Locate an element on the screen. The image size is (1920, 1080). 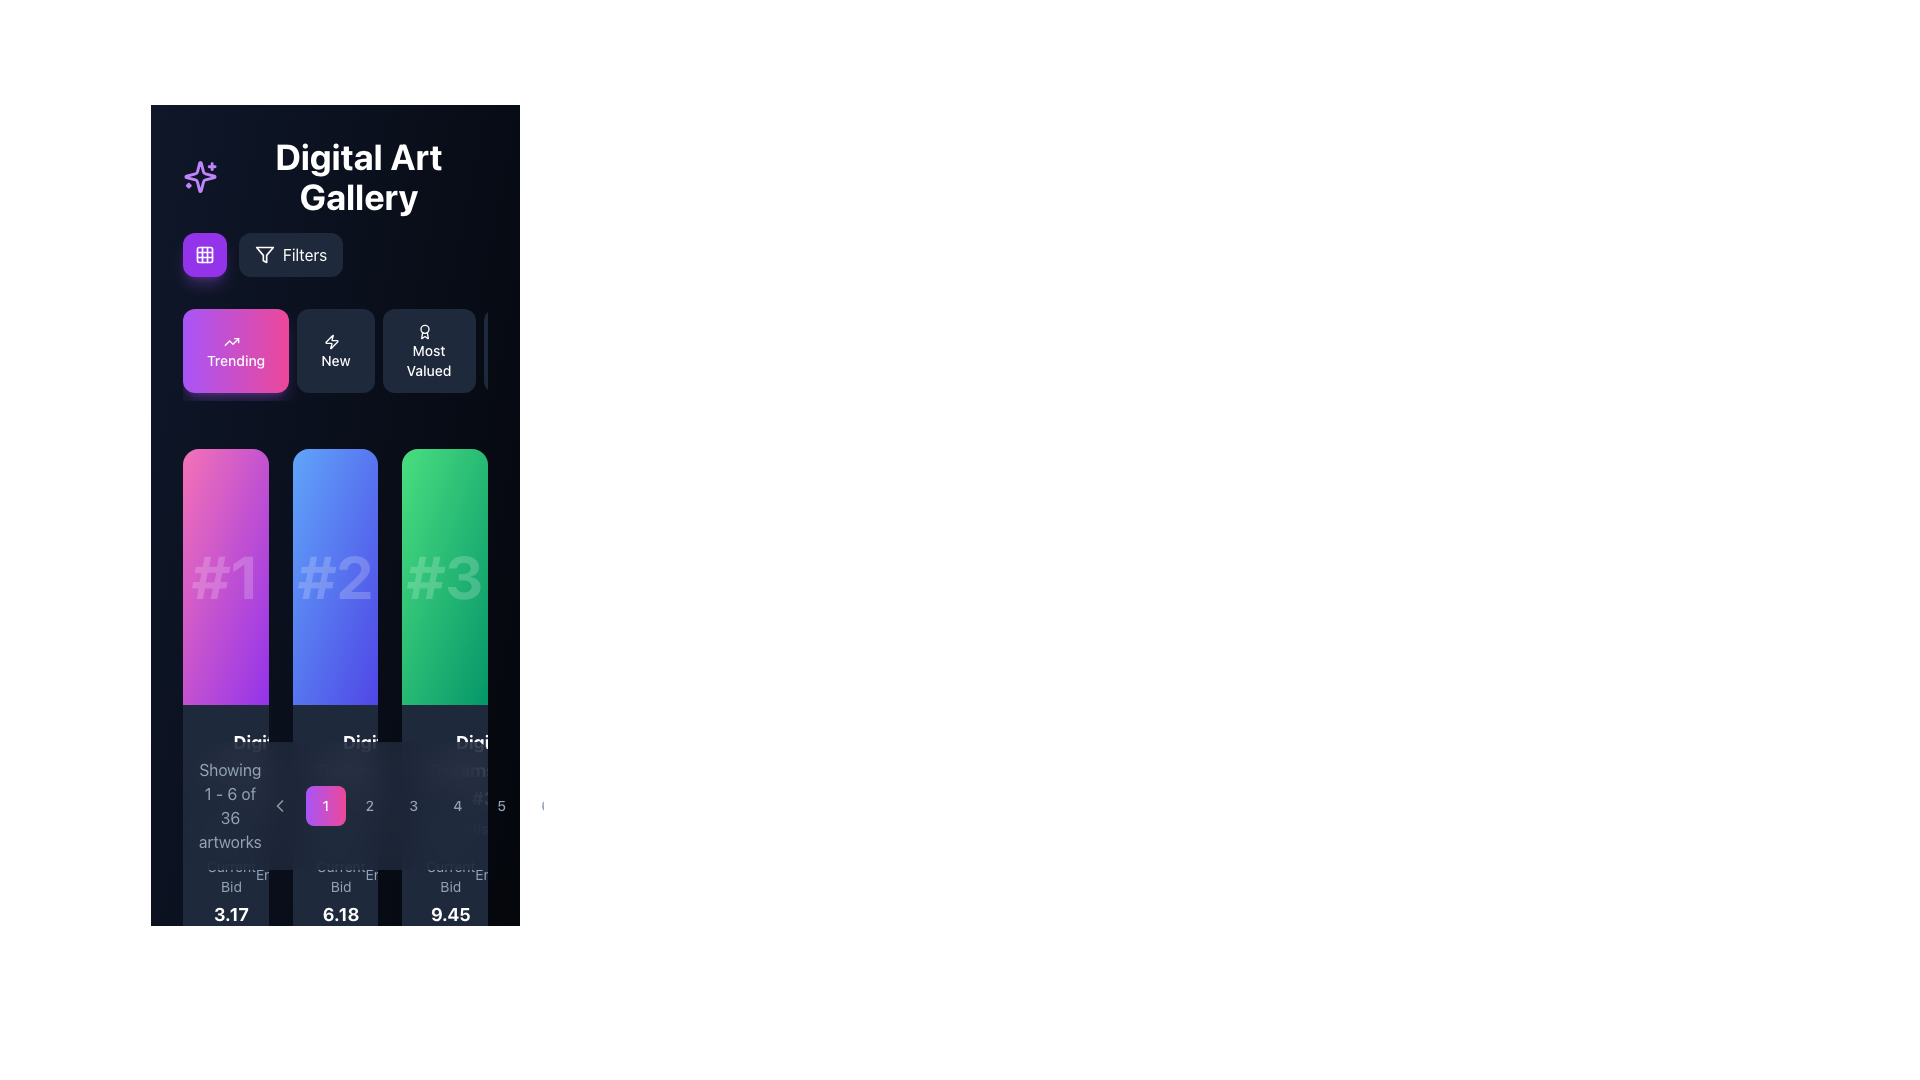
the small white lightning bolt SVG icon, which is centrally placed within the 'New' button in the horizontal row of buttons below the 'Digital Art Gallery' header is located at coordinates (331, 341).